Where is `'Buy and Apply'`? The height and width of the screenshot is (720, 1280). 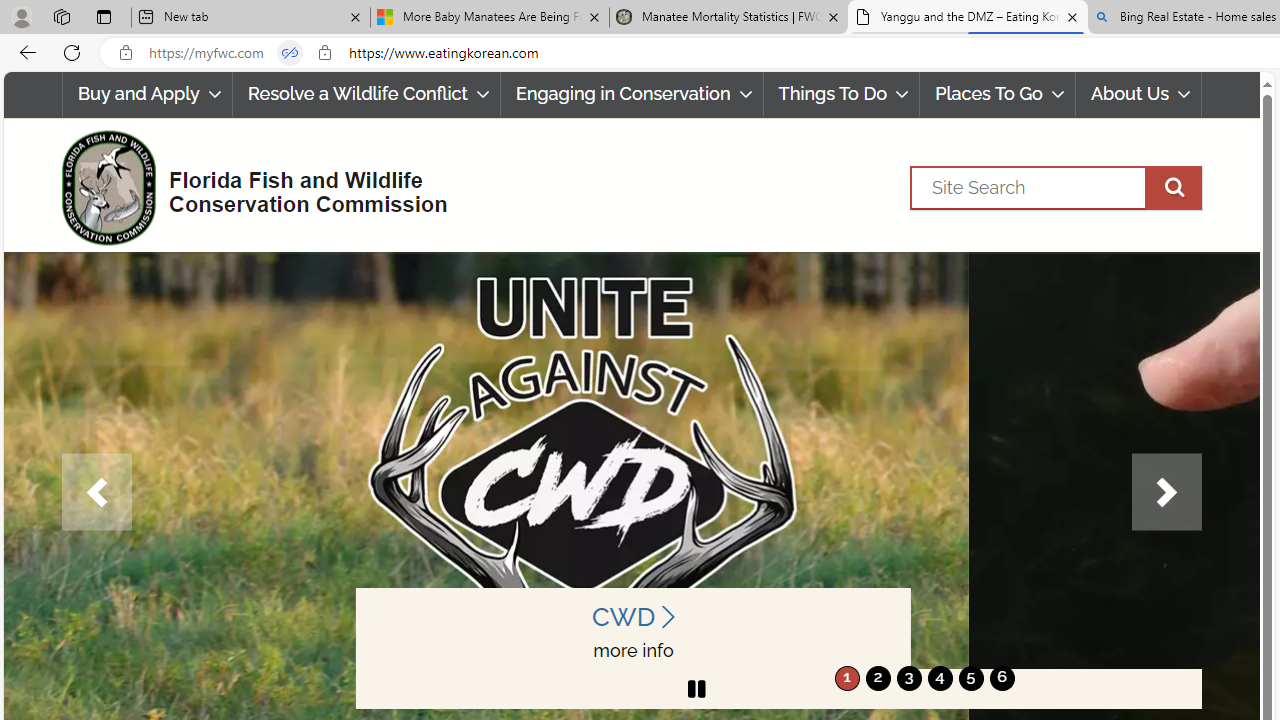 'Buy and Apply' is located at coordinates (146, 94).